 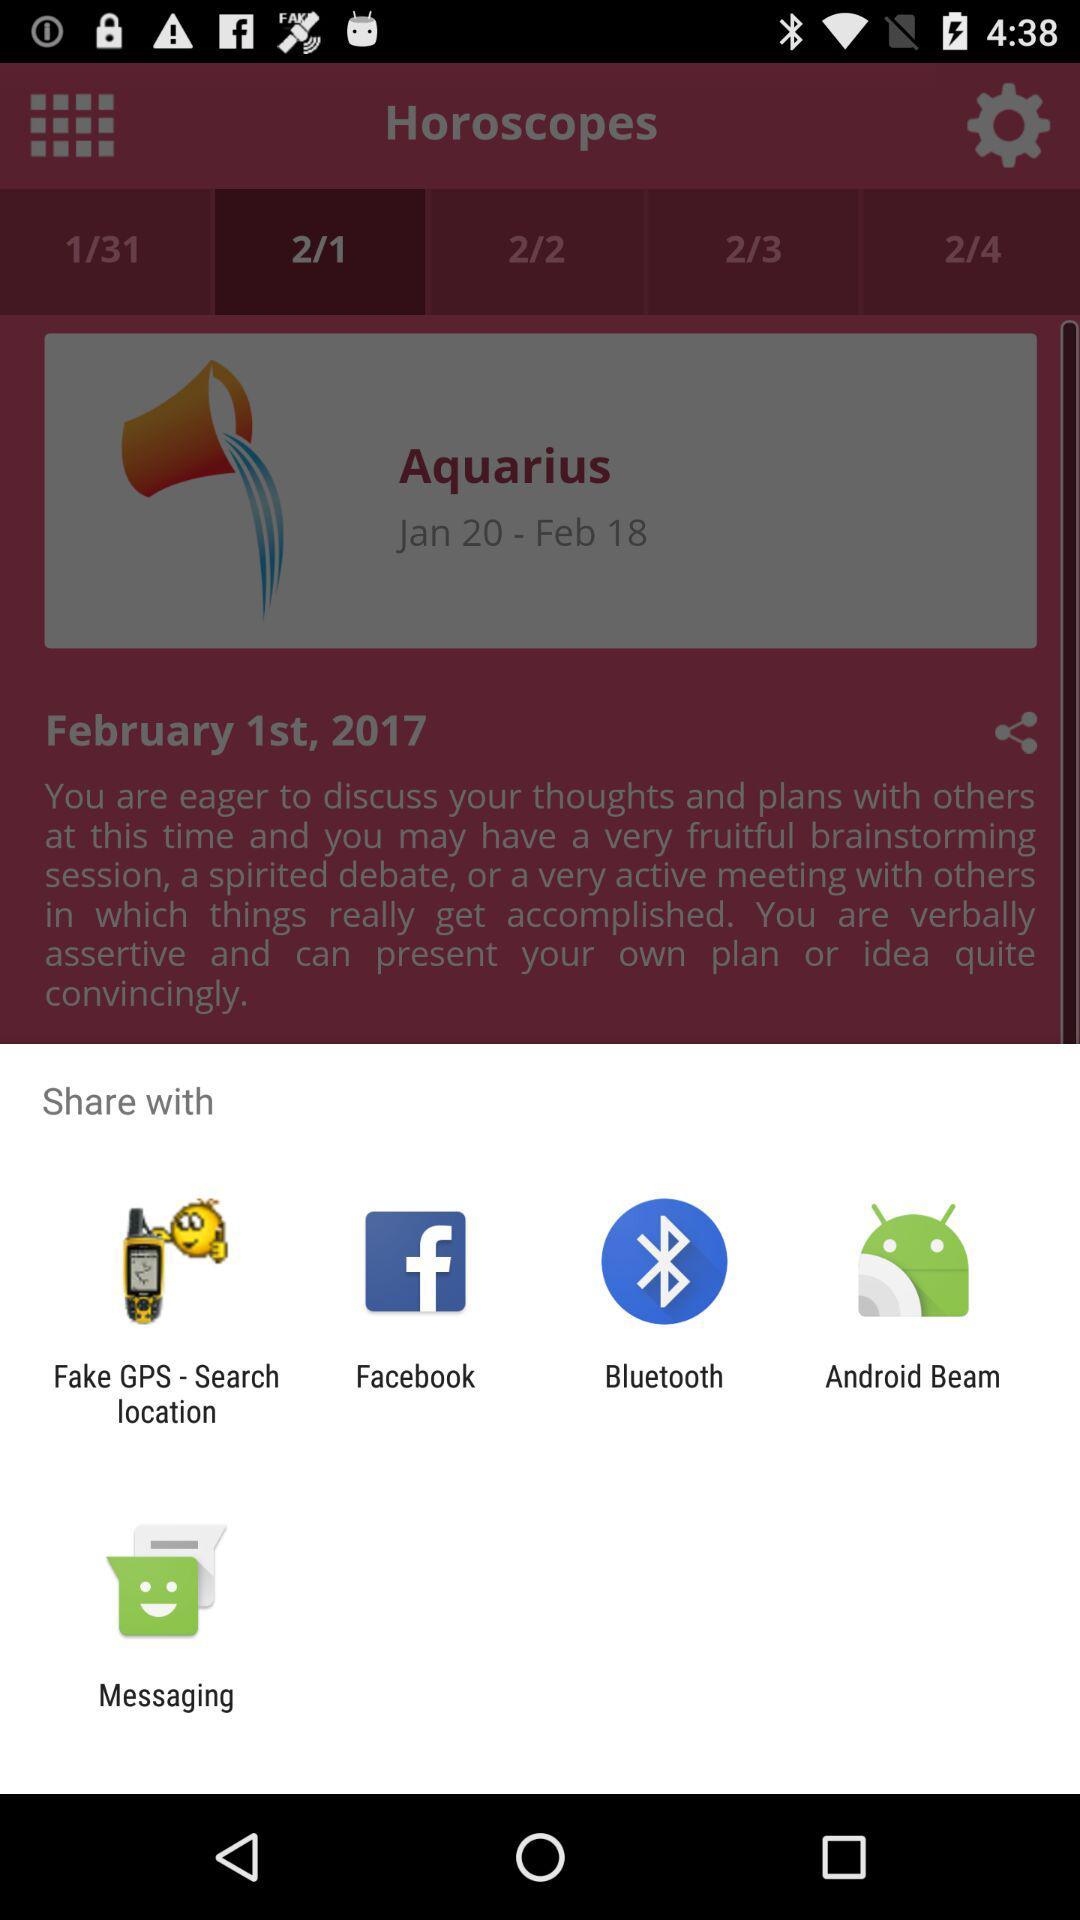 What do you see at coordinates (414, 1392) in the screenshot?
I see `item next to fake gps search item` at bounding box center [414, 1392].